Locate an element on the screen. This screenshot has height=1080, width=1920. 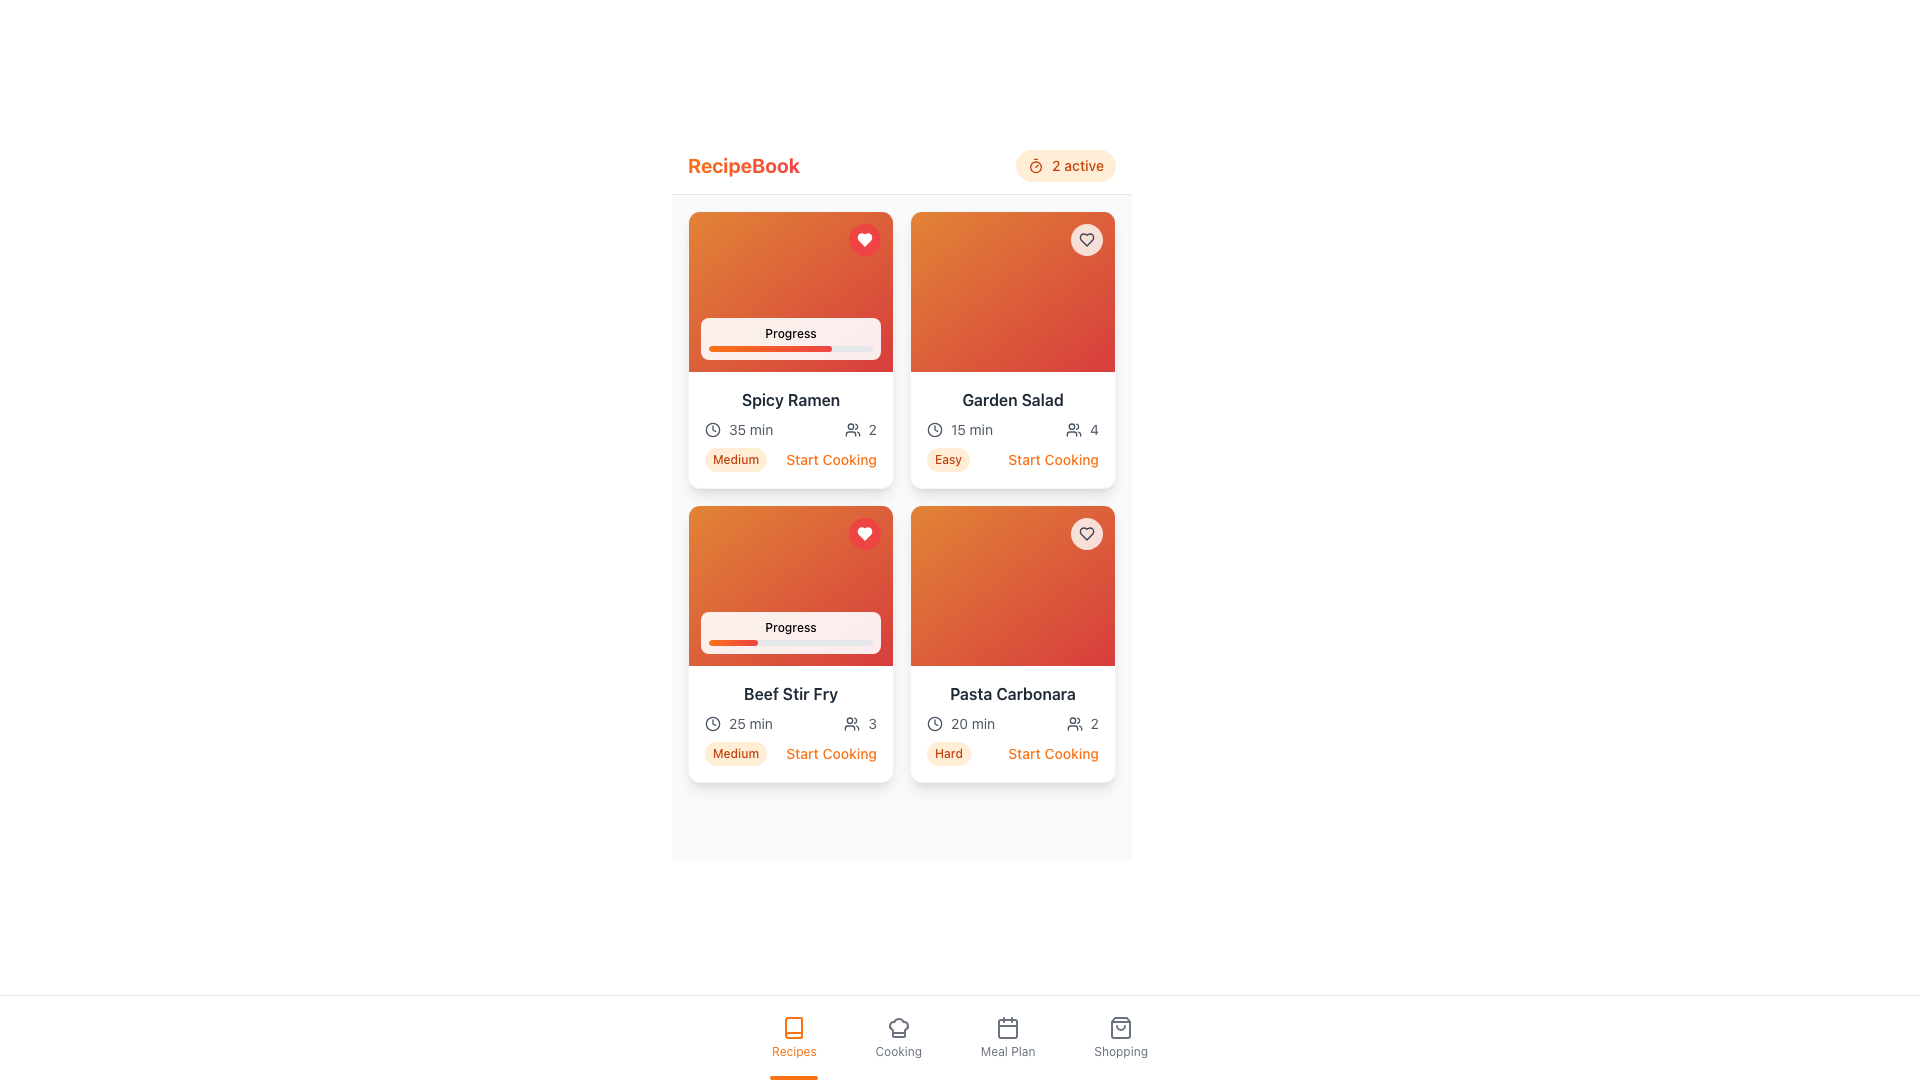
the estimated preparation time text and icon pairing located in the lower-left region of the second card in the grid layout is located at coordinates (960, 428).